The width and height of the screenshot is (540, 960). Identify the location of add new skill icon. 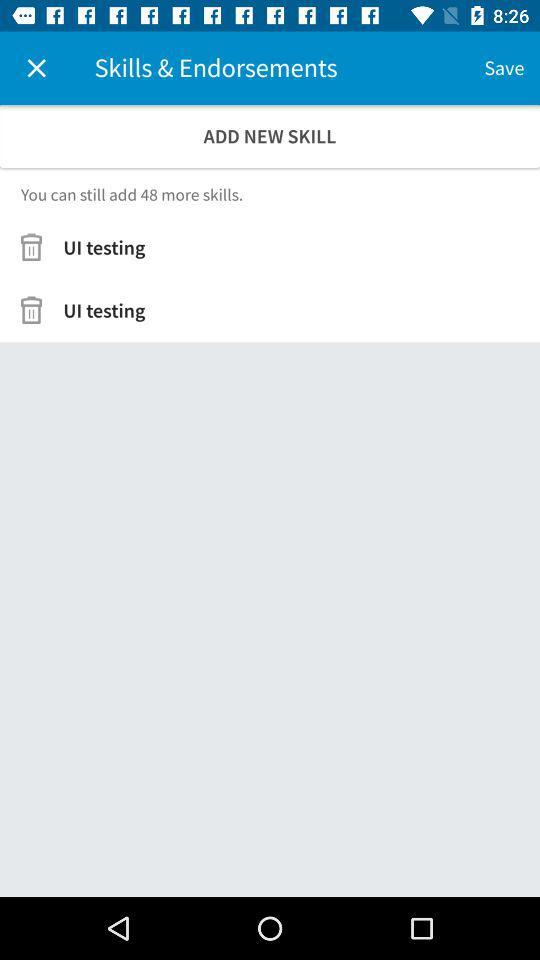
(270, 135).